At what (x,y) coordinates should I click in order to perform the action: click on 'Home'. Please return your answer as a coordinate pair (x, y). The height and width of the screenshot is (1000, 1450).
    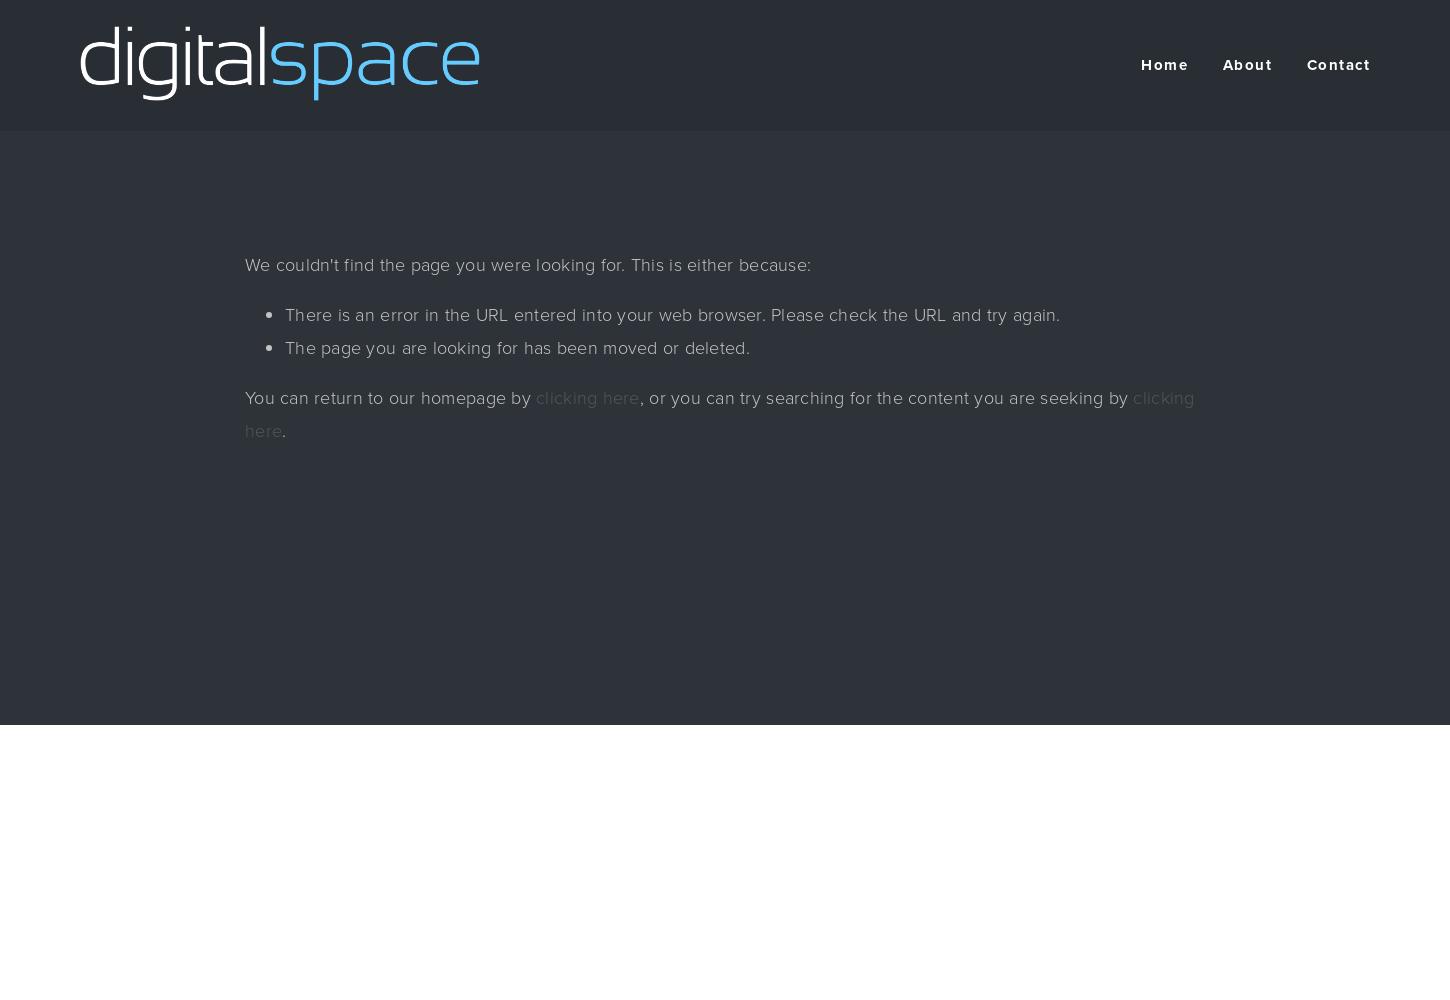
    Looking at the image, I should click on (1163, 64).